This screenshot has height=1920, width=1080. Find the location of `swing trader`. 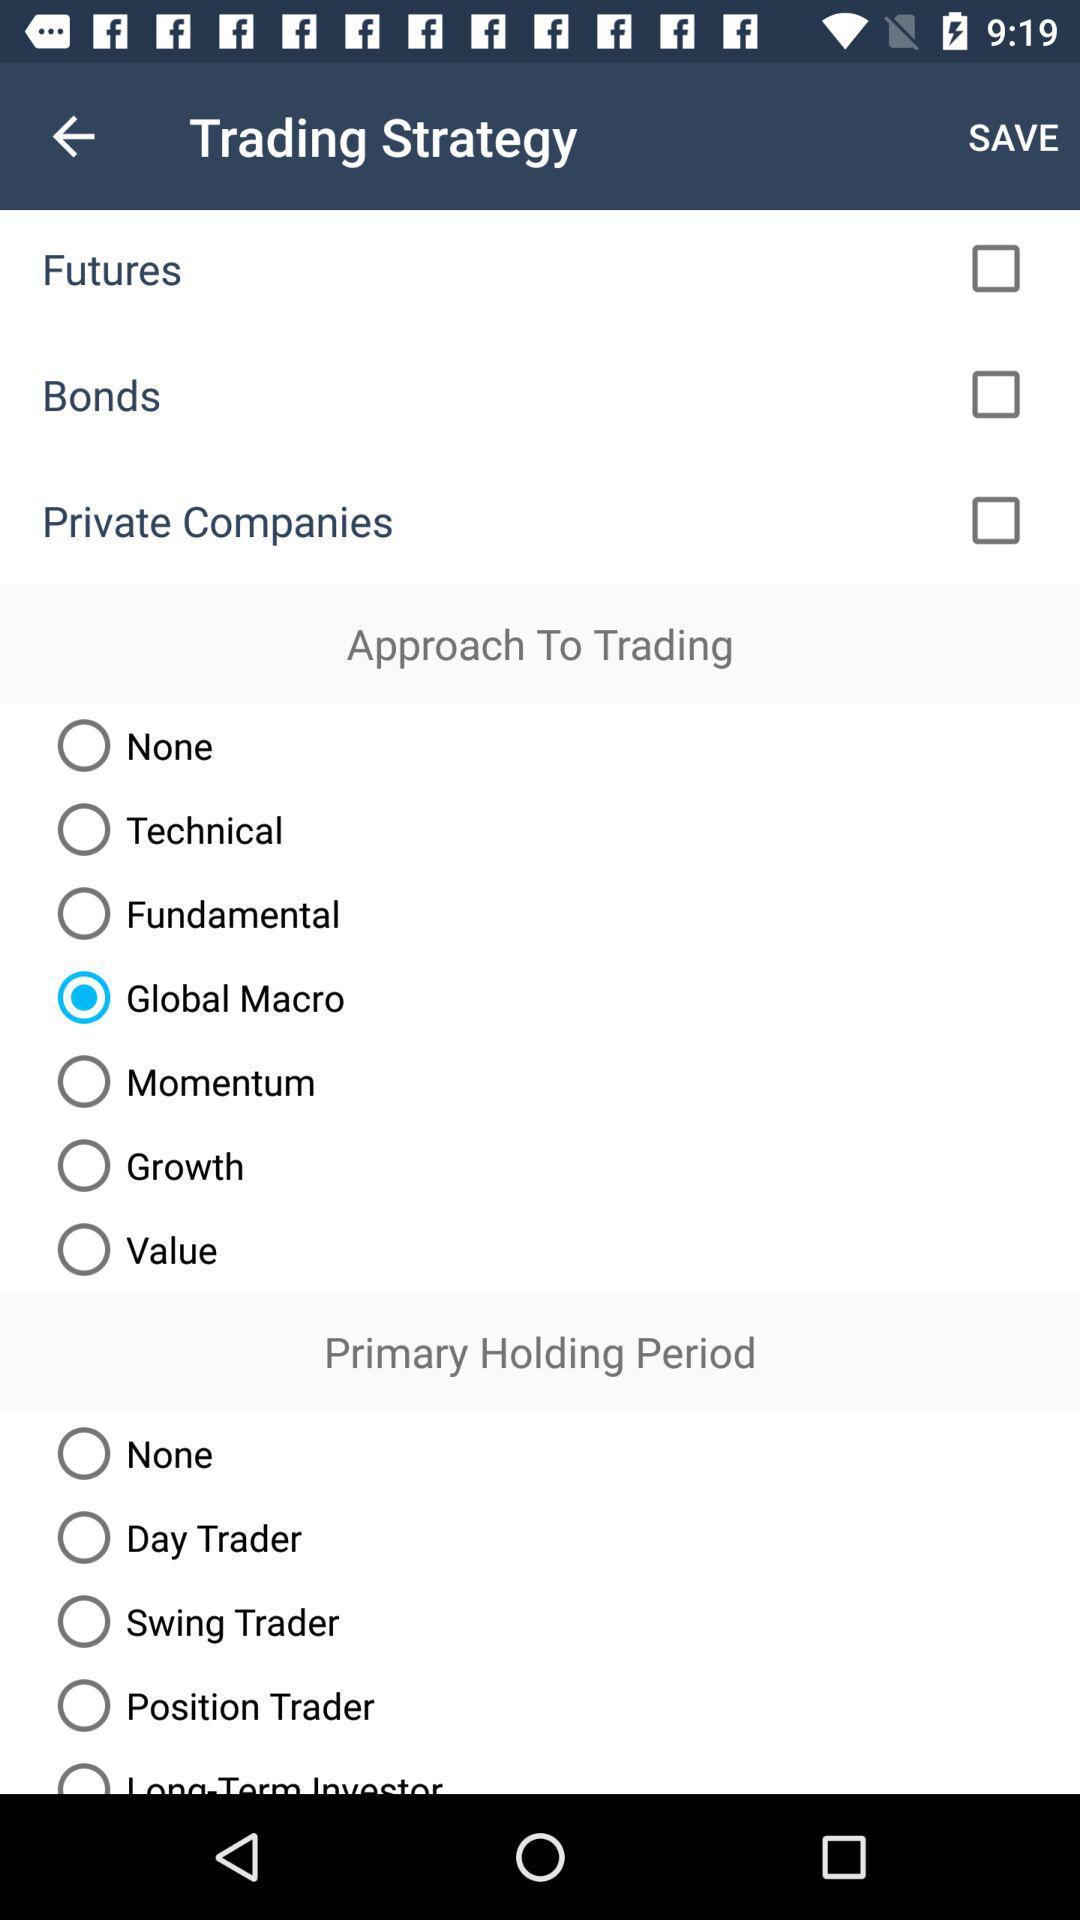

swing trader is located at coordinates (190, 1621).